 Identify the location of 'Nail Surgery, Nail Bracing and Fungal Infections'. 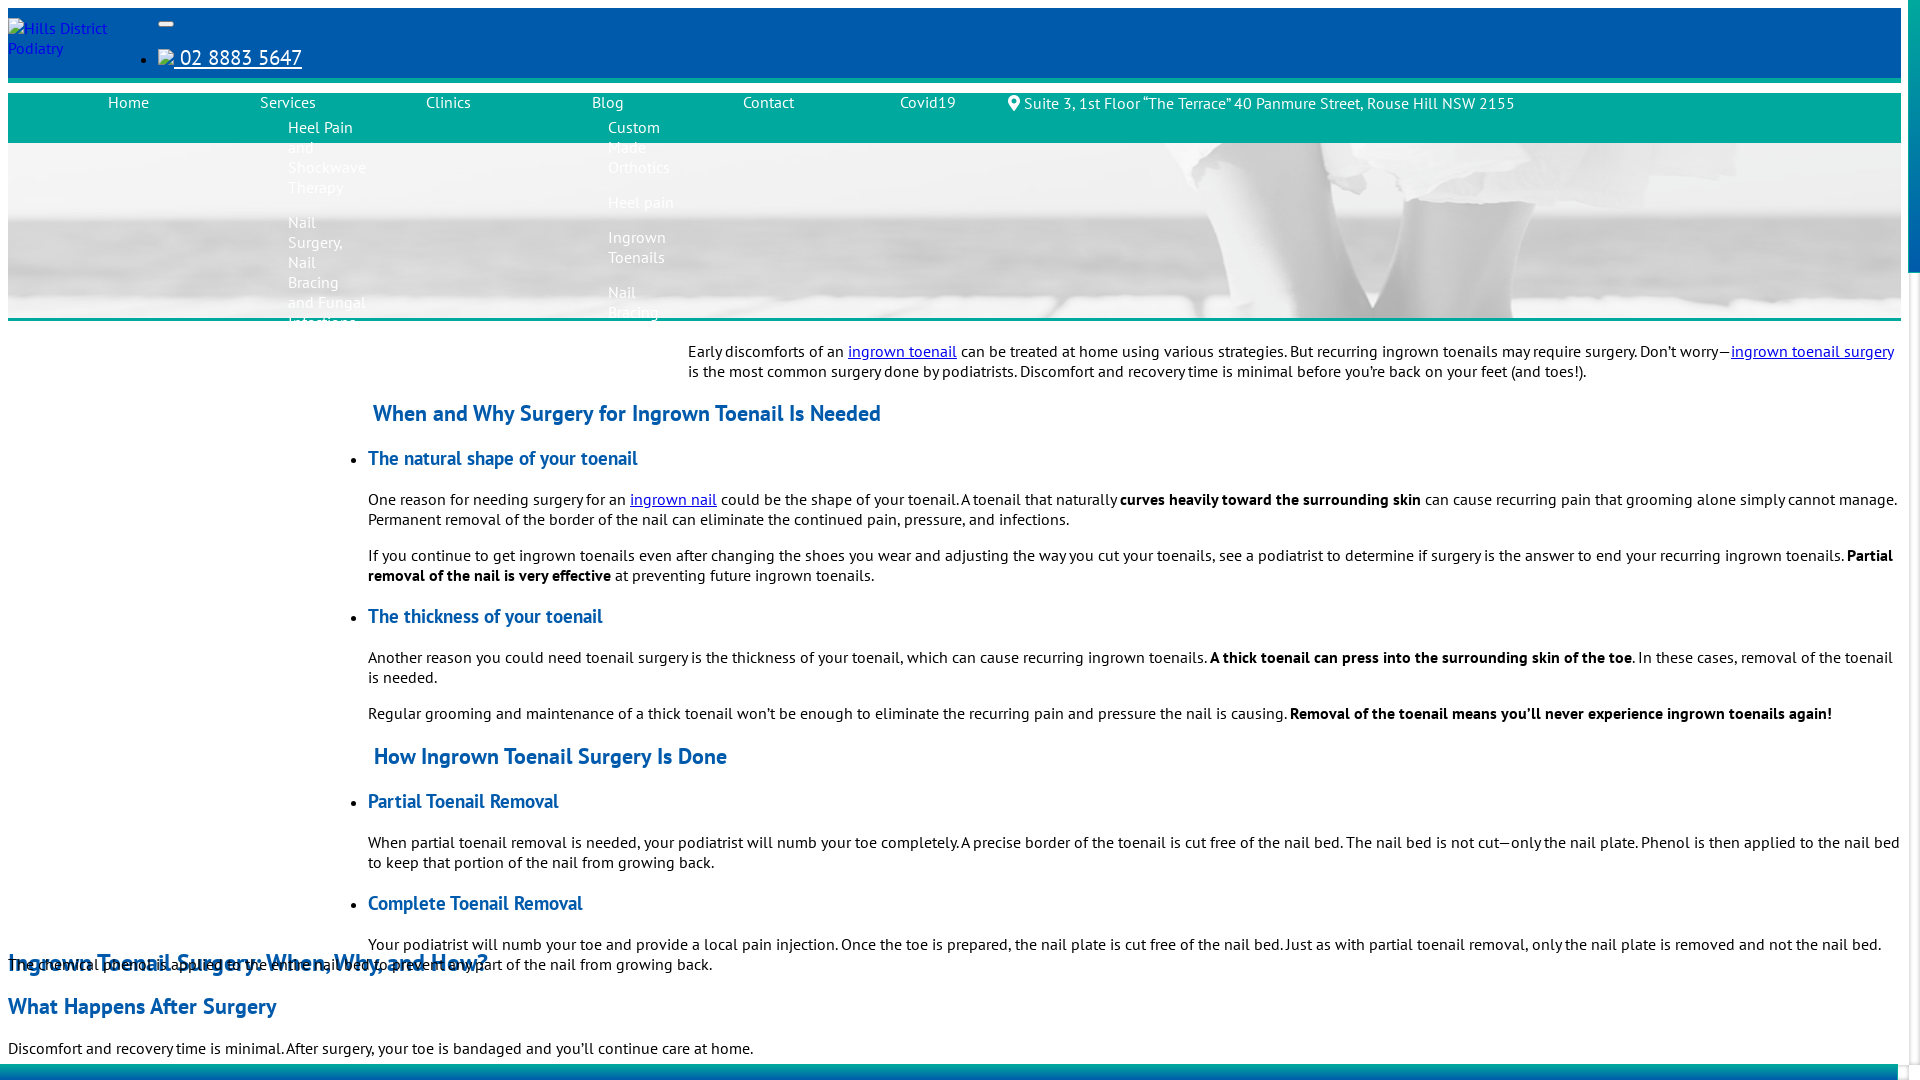
(326, 272).